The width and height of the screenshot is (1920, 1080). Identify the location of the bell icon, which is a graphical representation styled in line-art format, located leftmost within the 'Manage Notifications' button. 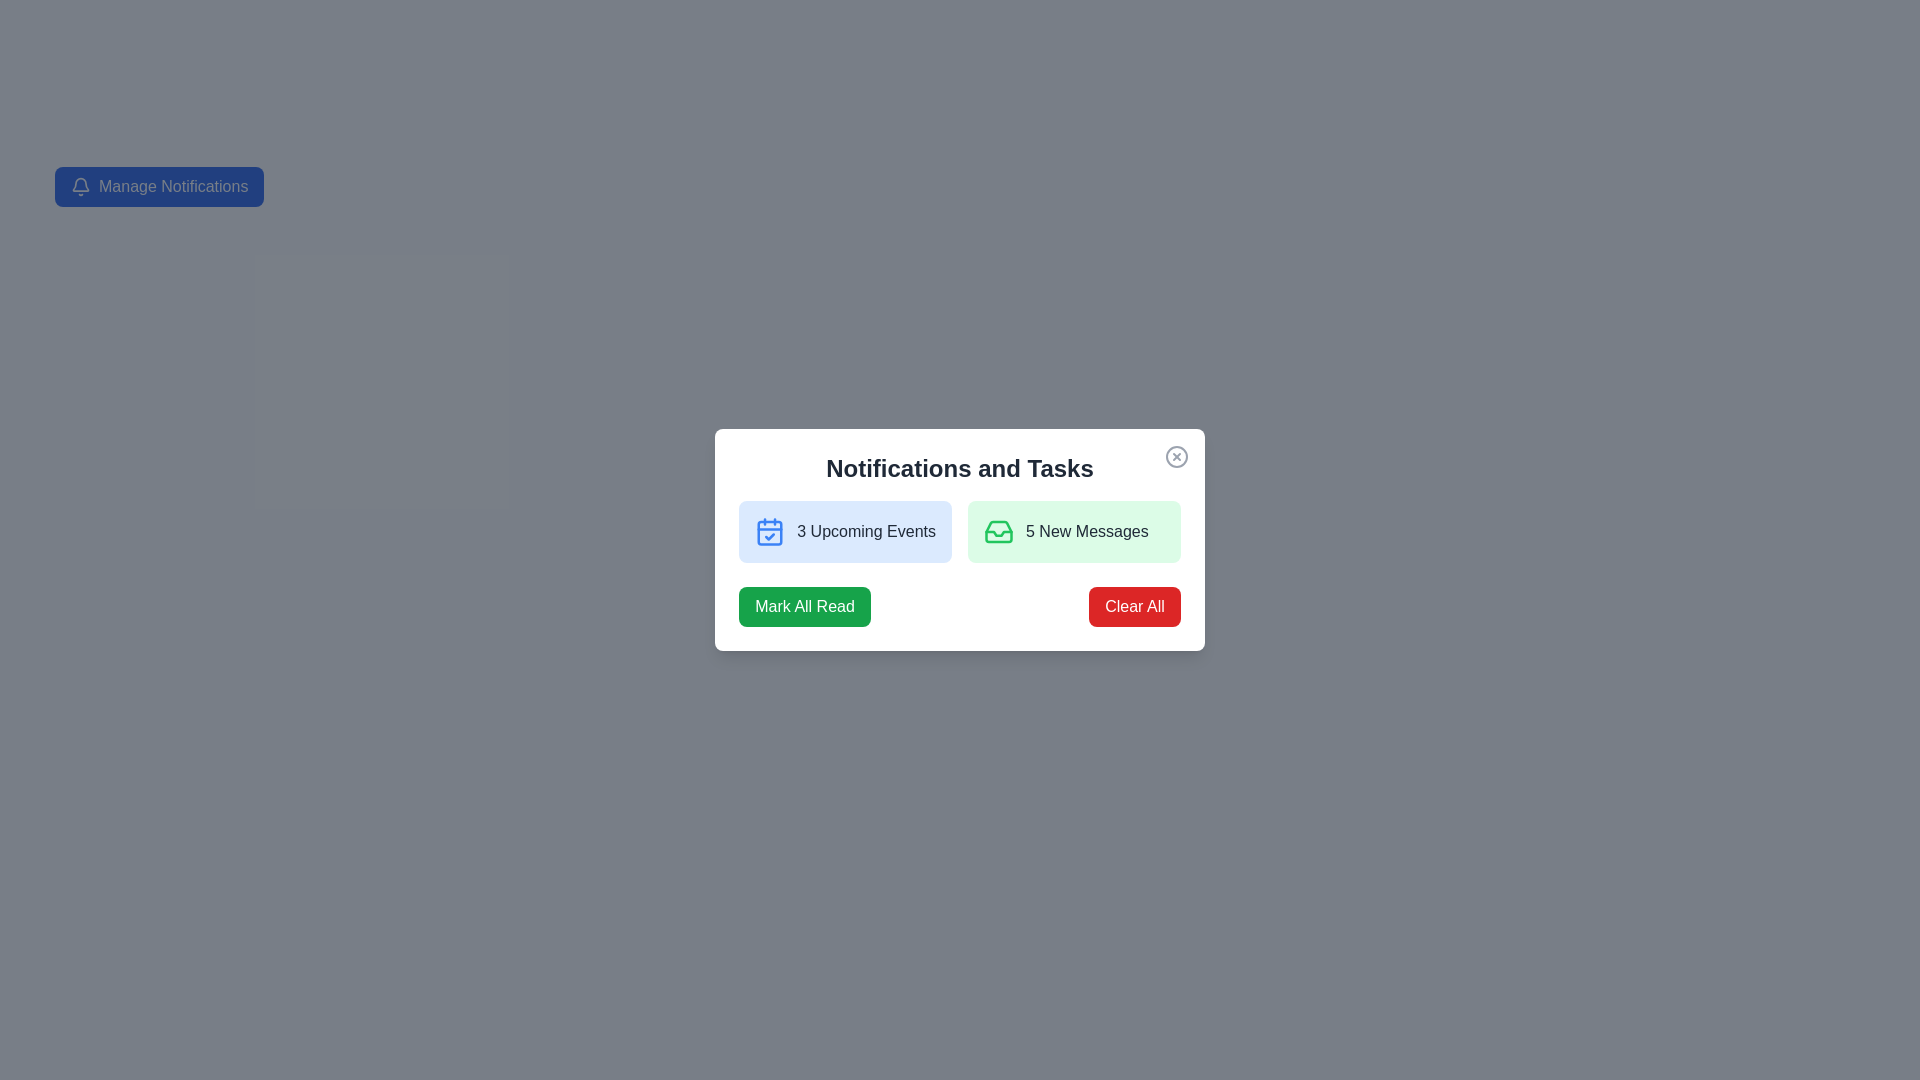
(80, 186).